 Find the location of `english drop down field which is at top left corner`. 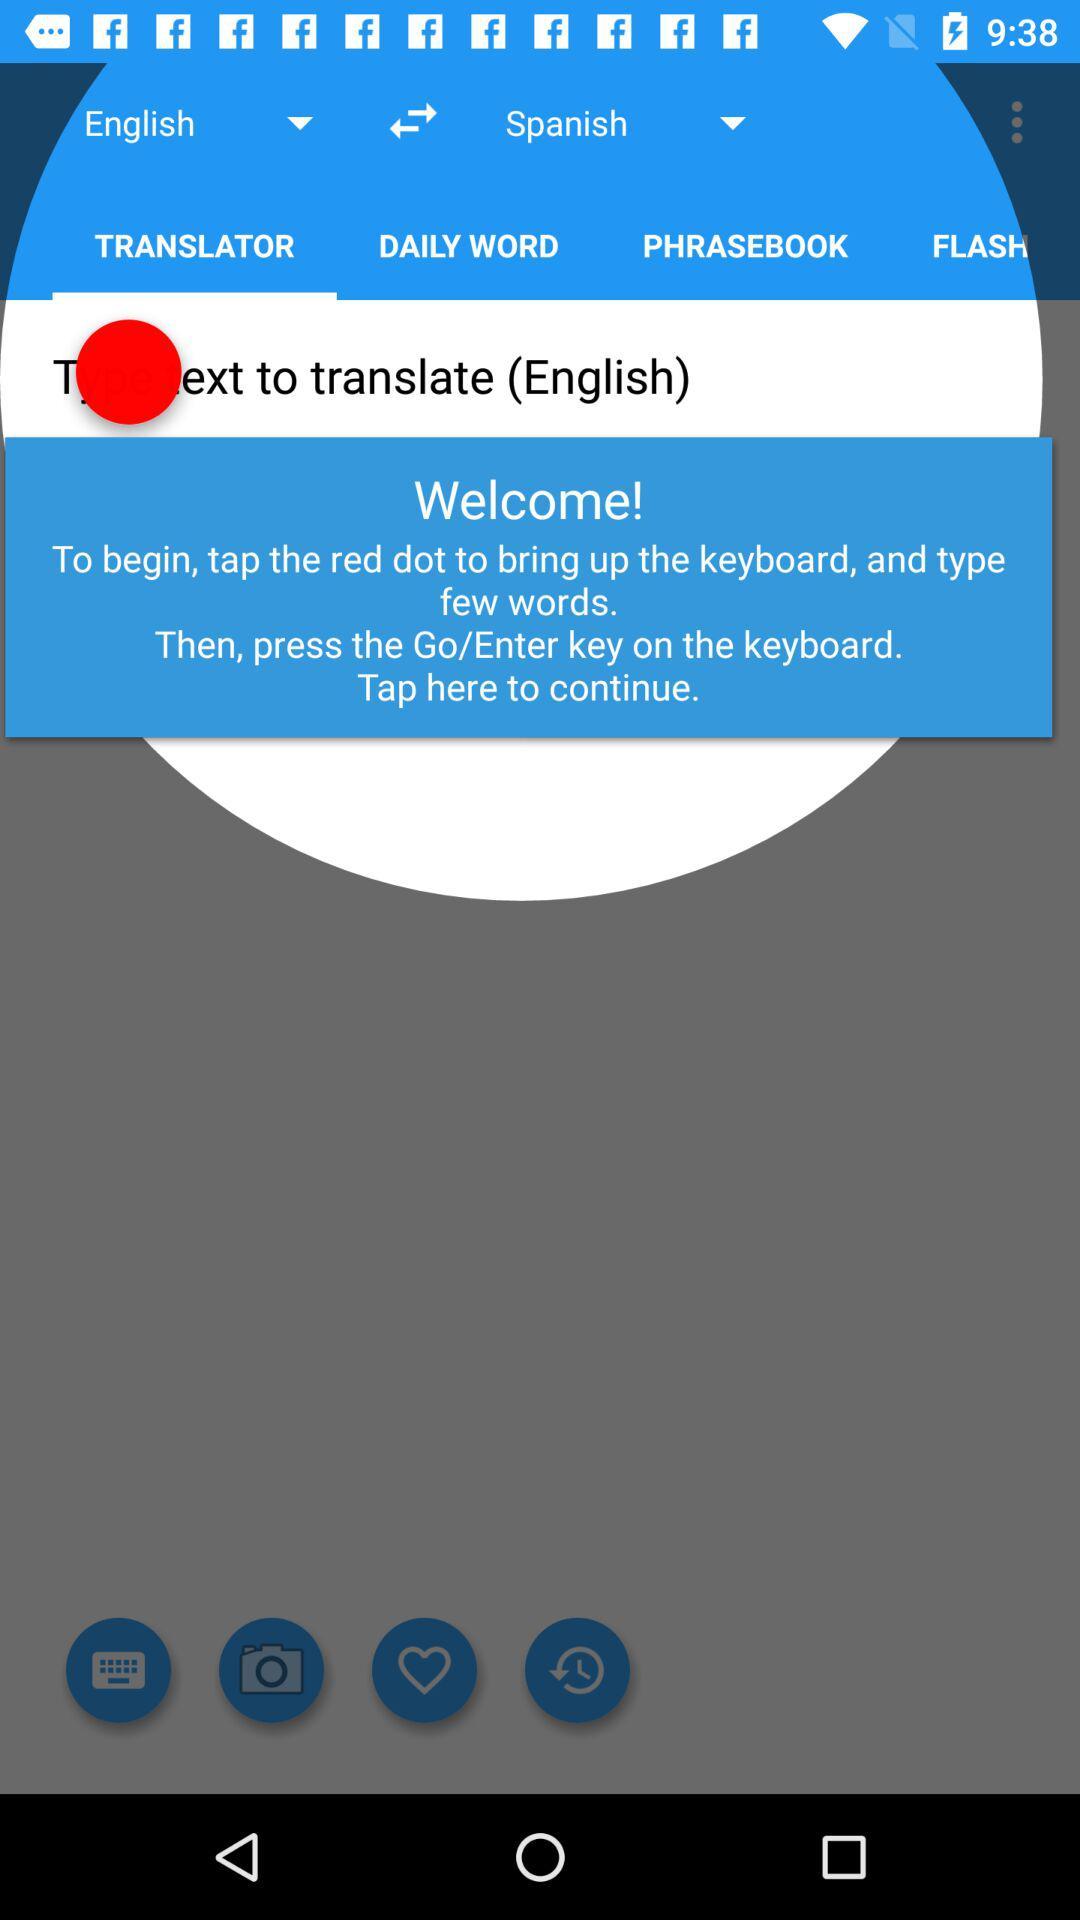

english drop down field which is at top left corner is located at coordinates (202, 121).